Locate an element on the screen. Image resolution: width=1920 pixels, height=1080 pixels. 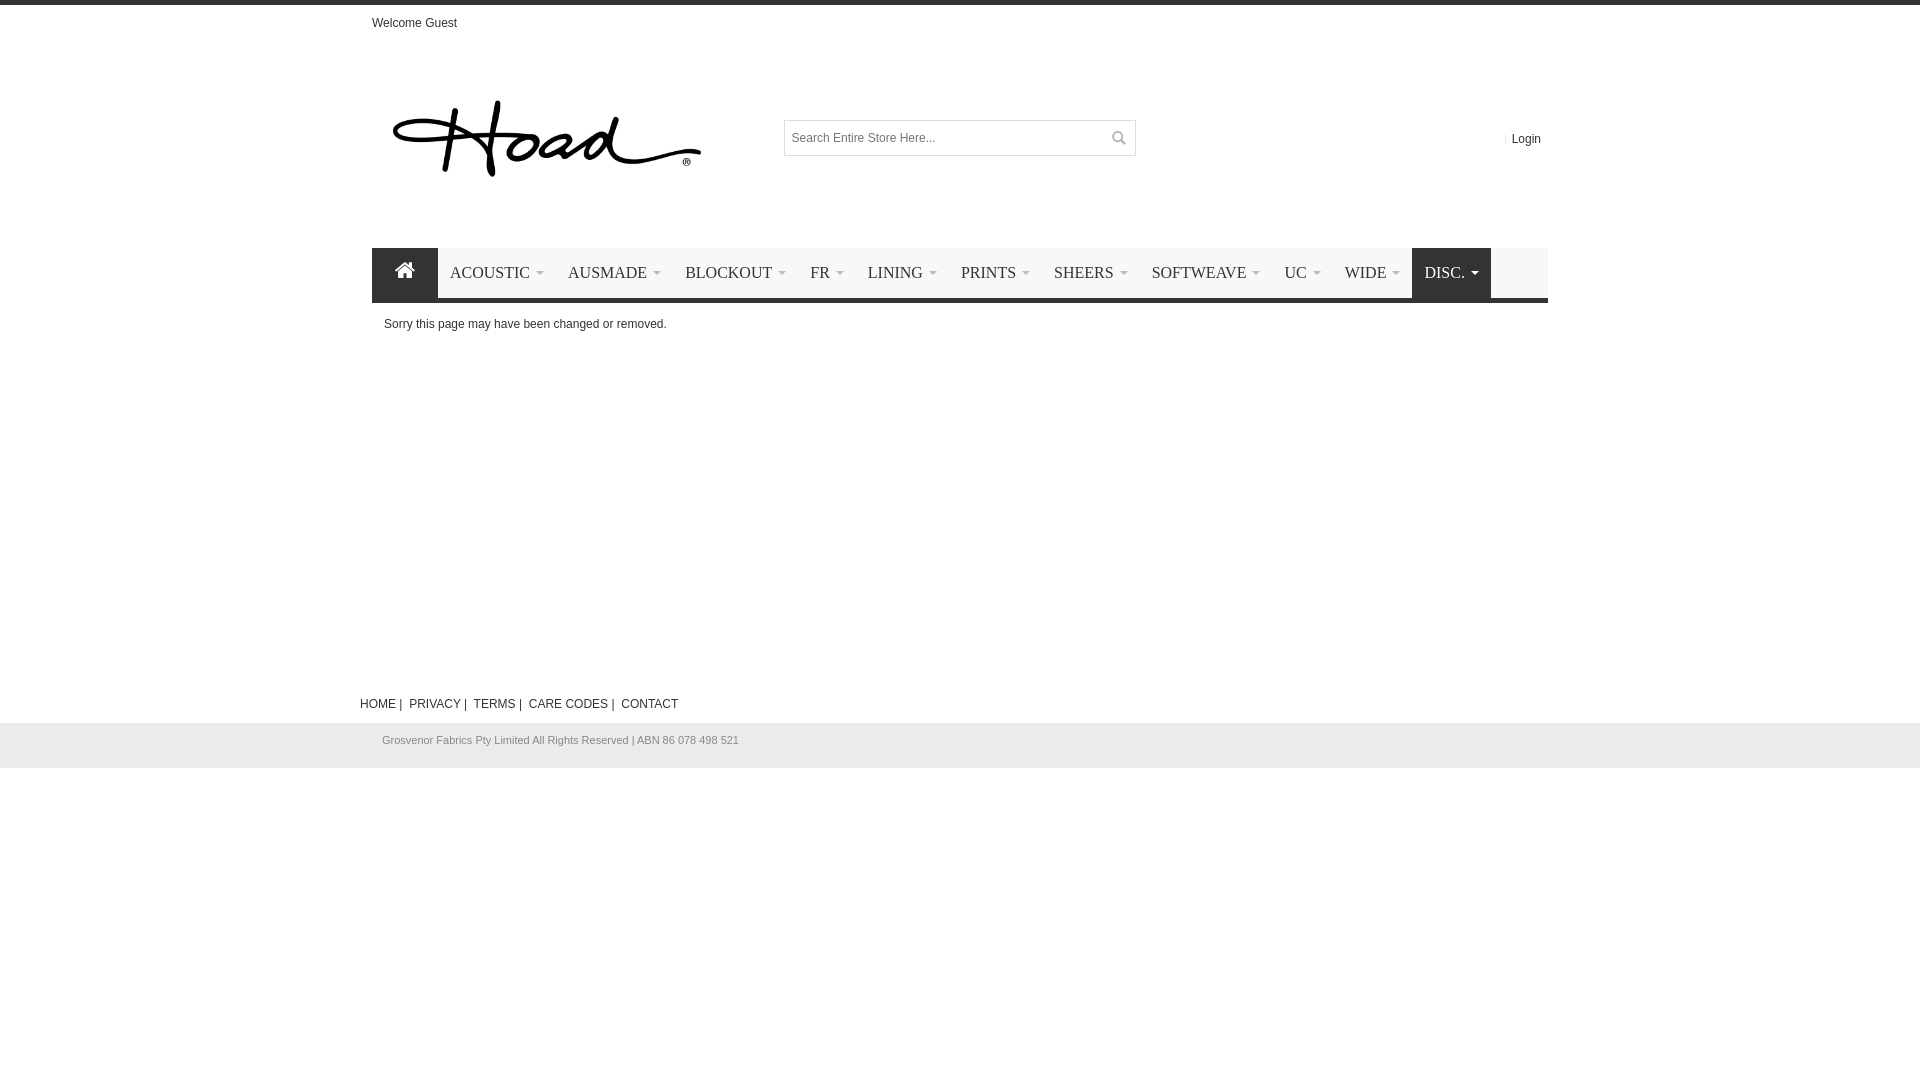
'SHEERS  ' is located at coordinates (1089, 273).